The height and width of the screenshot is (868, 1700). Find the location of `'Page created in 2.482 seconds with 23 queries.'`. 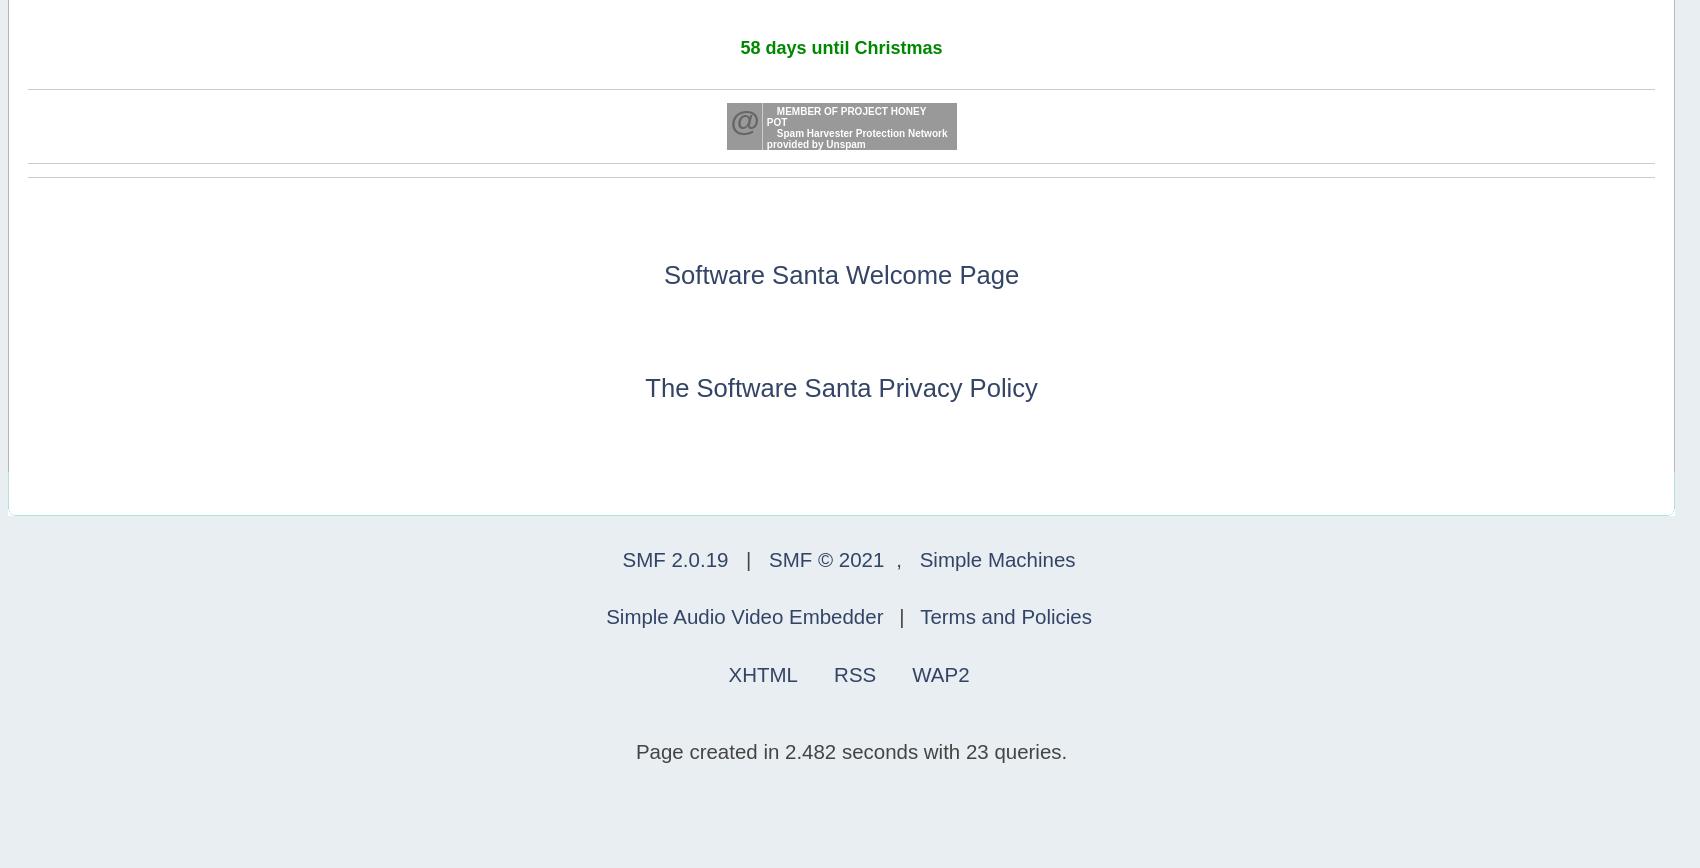

'Page created in 2.482 seconds with 23 queries.' is located at coordinates (851, 750).